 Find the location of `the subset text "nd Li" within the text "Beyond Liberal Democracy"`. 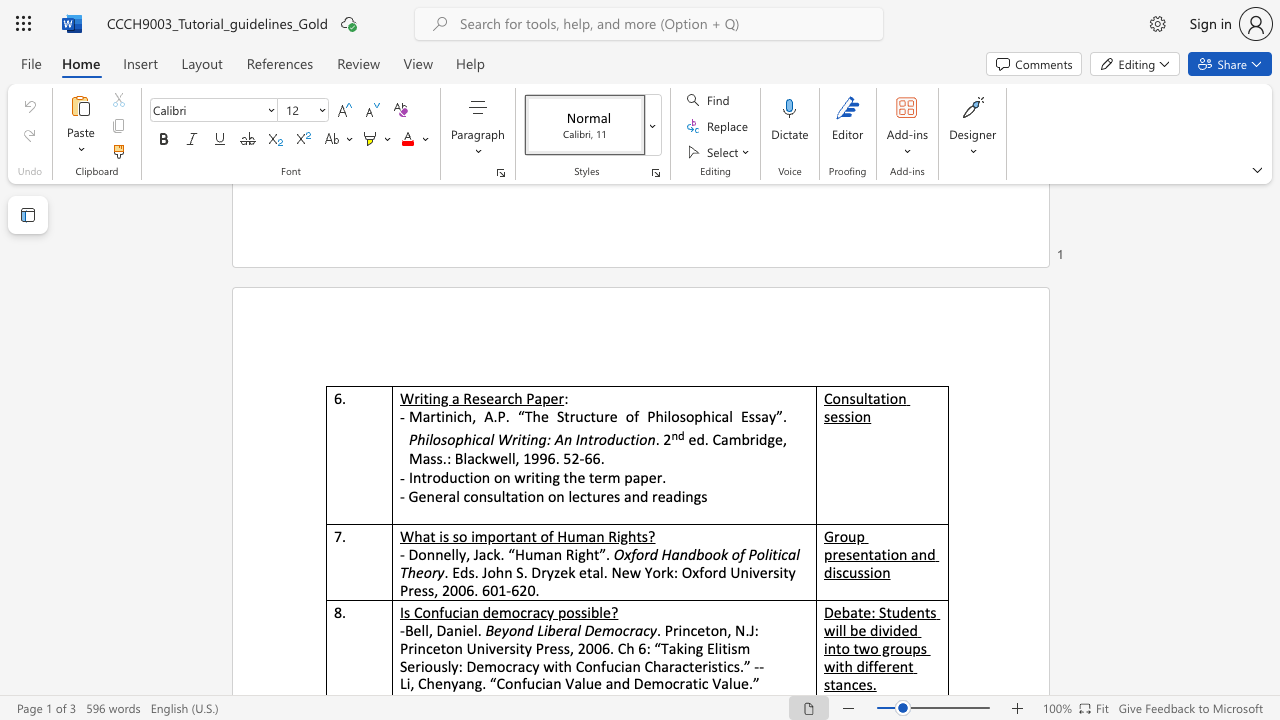

the subset text "nd Li" within the text "Beyond Liberal Democracy" is located at coordinates (517, 630).